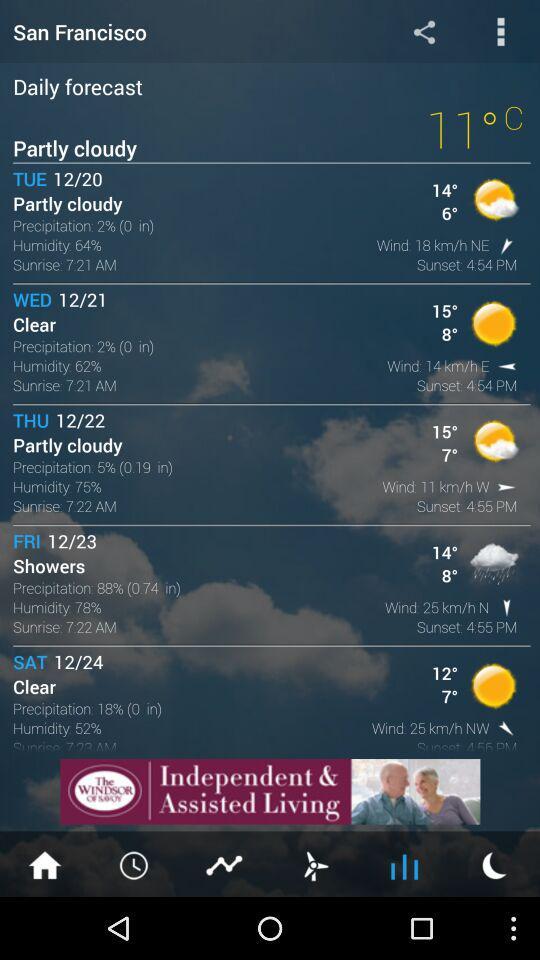 This screenshot has height=960, width=540. I want to click on share option, so click(423, 30).